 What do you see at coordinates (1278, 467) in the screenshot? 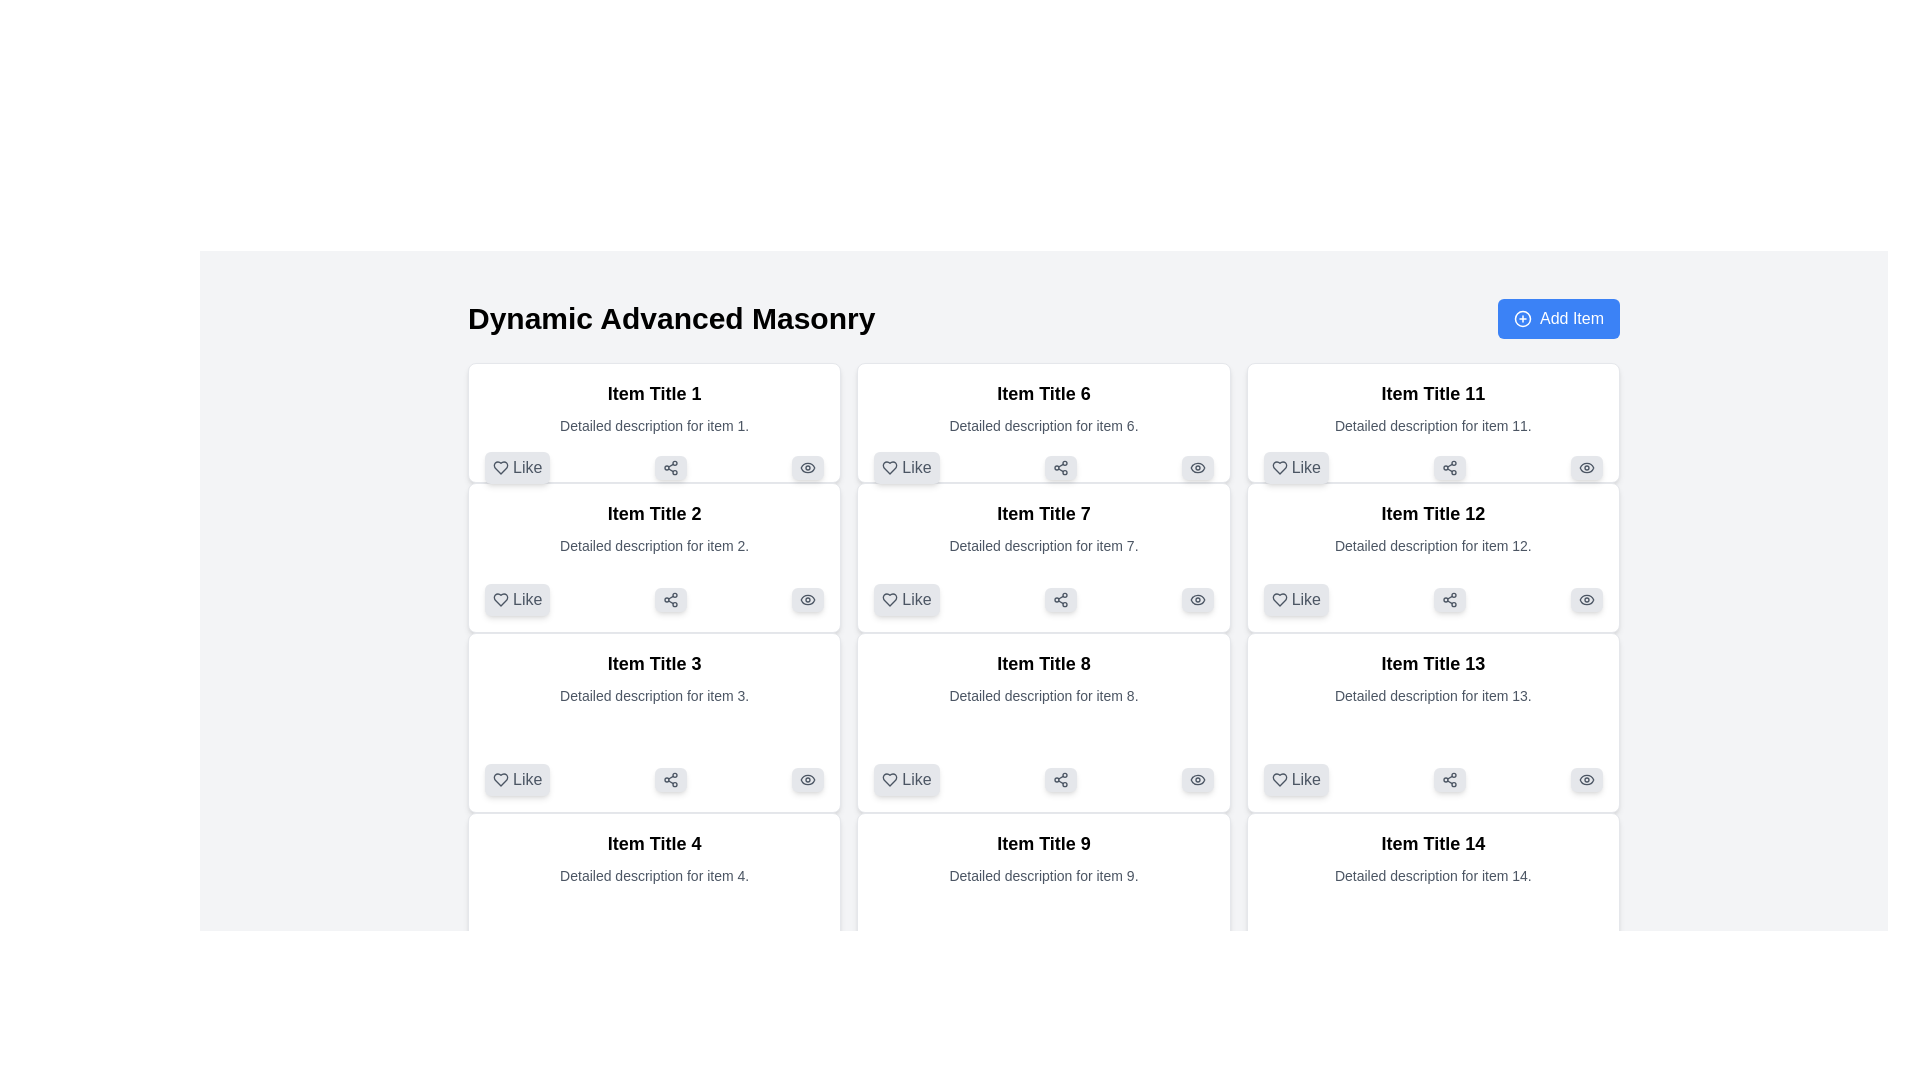
I see `the like icon button located in the bottom left corner of the rightmost card in the third row titled 'Item Title 11' to express approval for the item` at bounding box center [1278, 467].